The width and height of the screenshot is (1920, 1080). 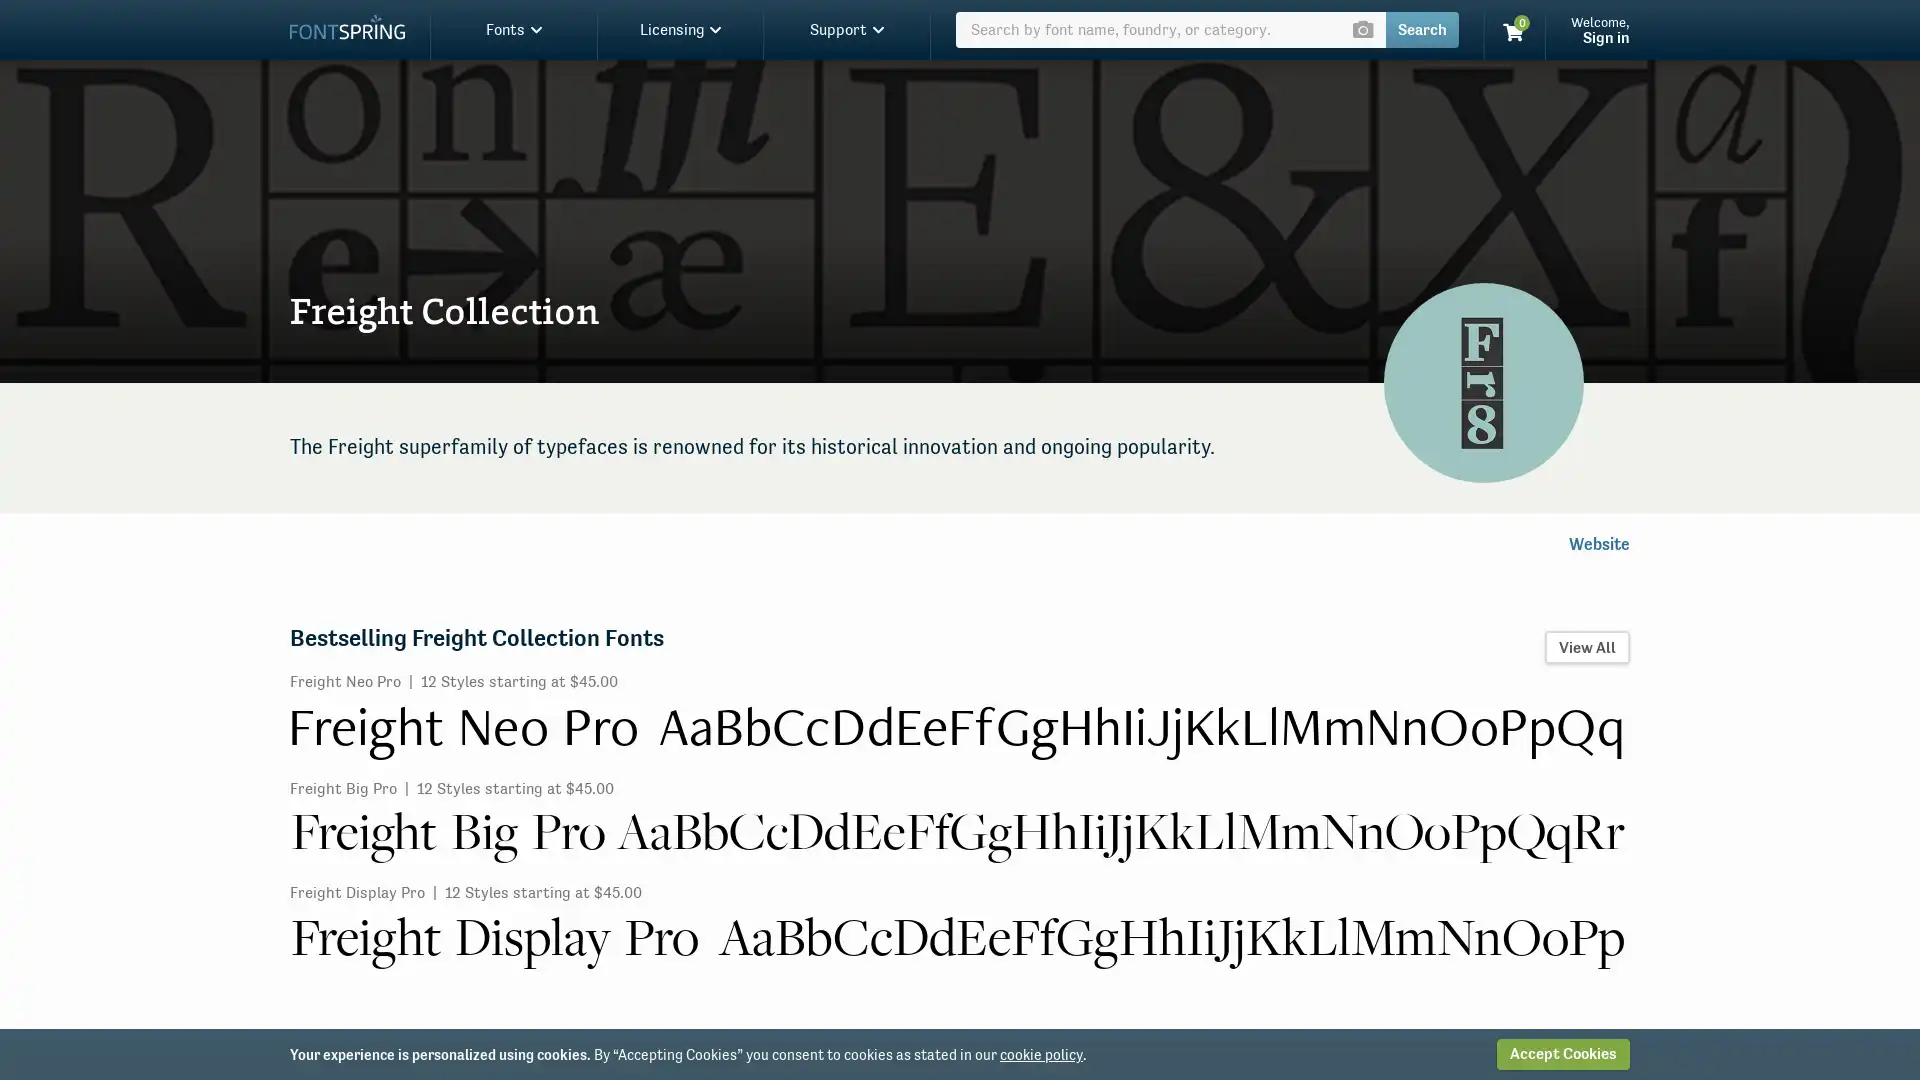 I want to click on Accept Cookies, so click(x=1562, y=1053).